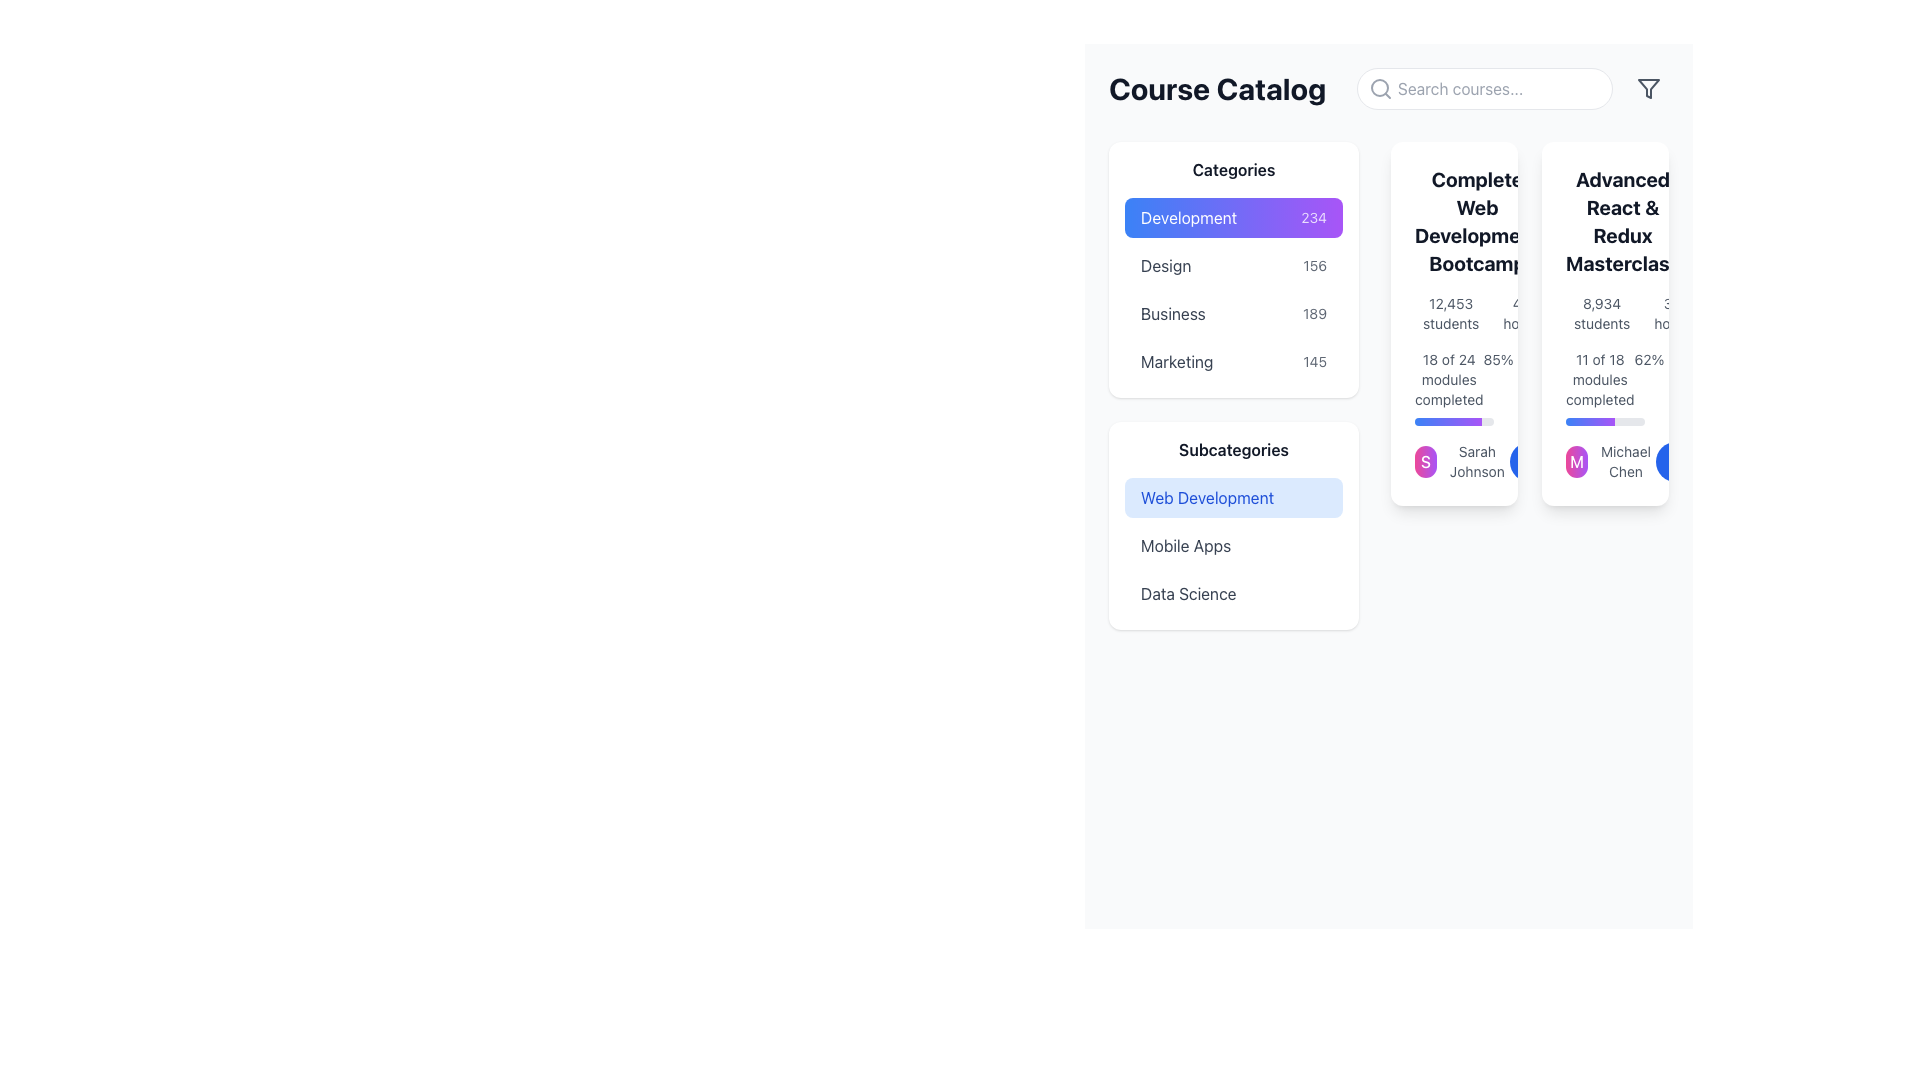  Describe the element at coordinates (1451, 313) in the screenshot. I see `the Text Label displaying '12,453 students' that is located in the card for 'Complete Web Development Bootcamp', positioned slightly above its vertical center and beside the '48 hours' text` at that location.